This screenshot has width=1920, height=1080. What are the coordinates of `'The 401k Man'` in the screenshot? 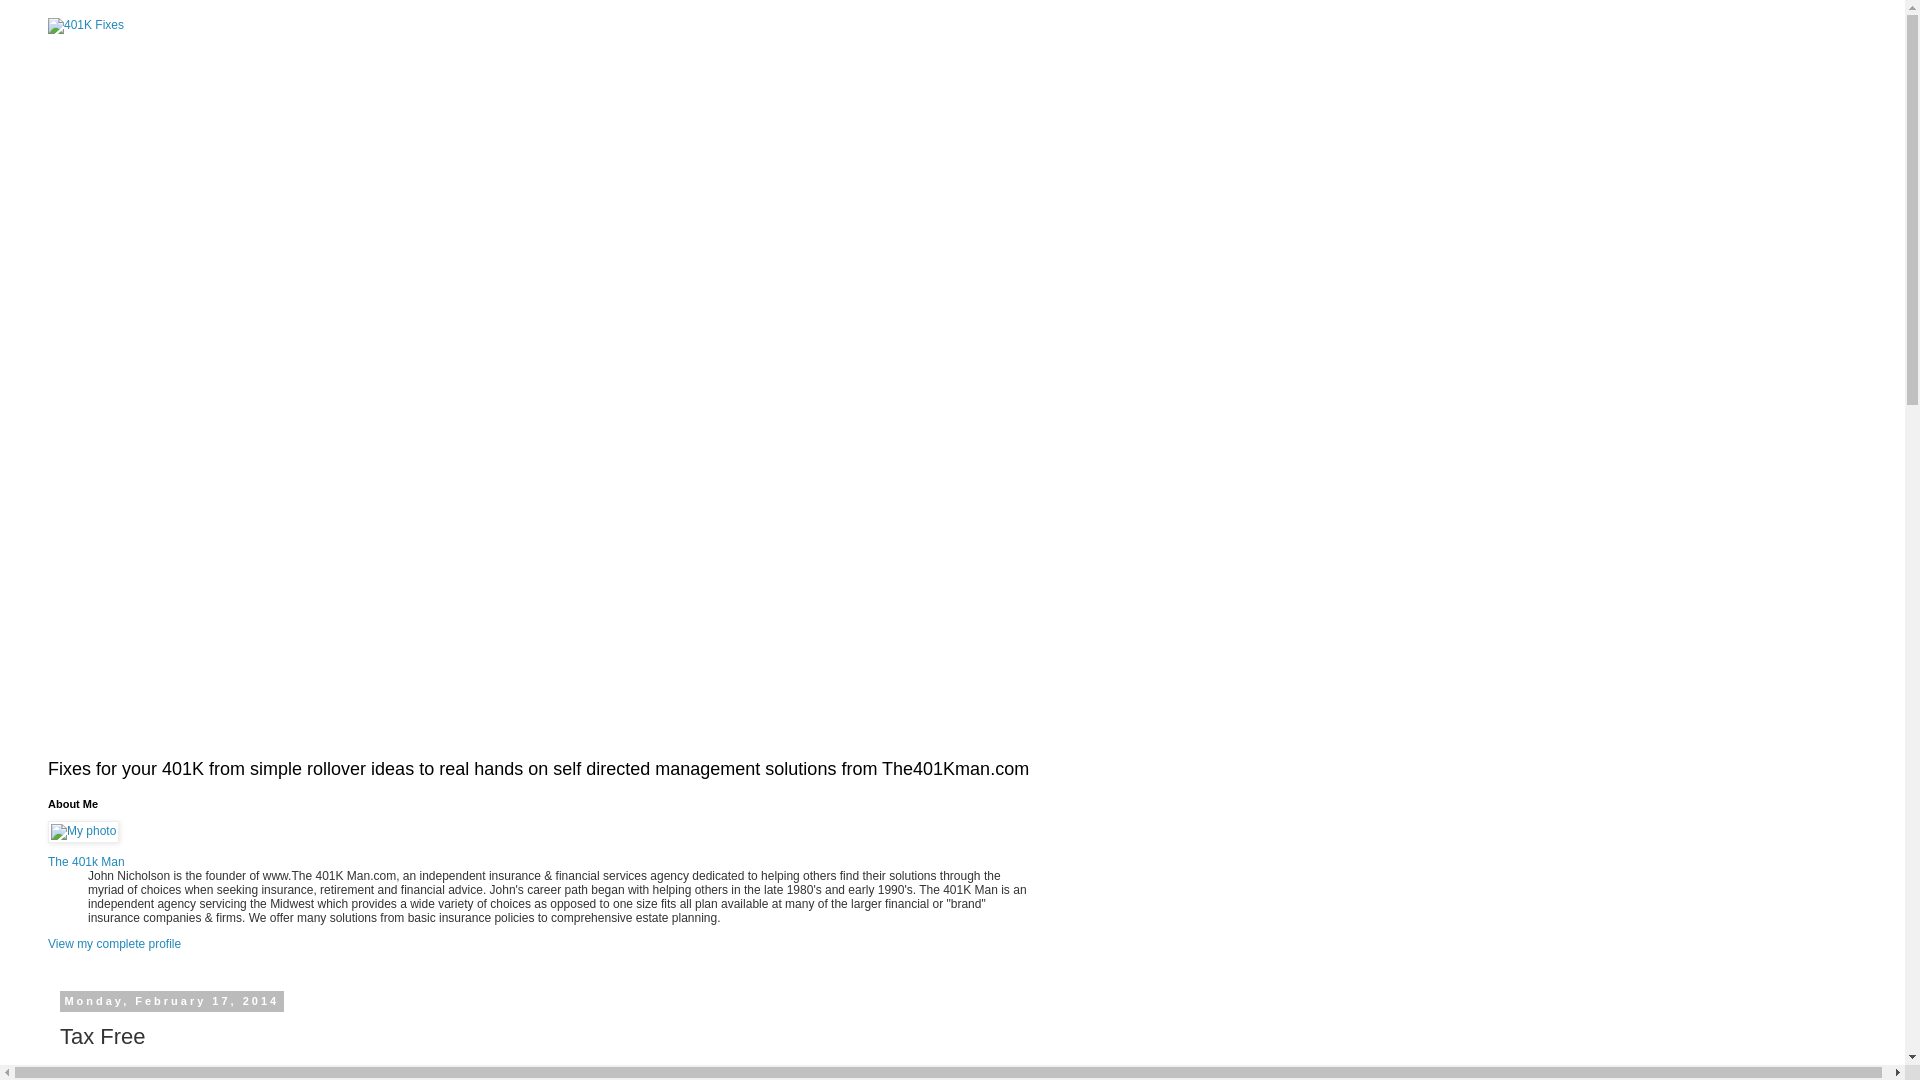 It's located at (85, 860).